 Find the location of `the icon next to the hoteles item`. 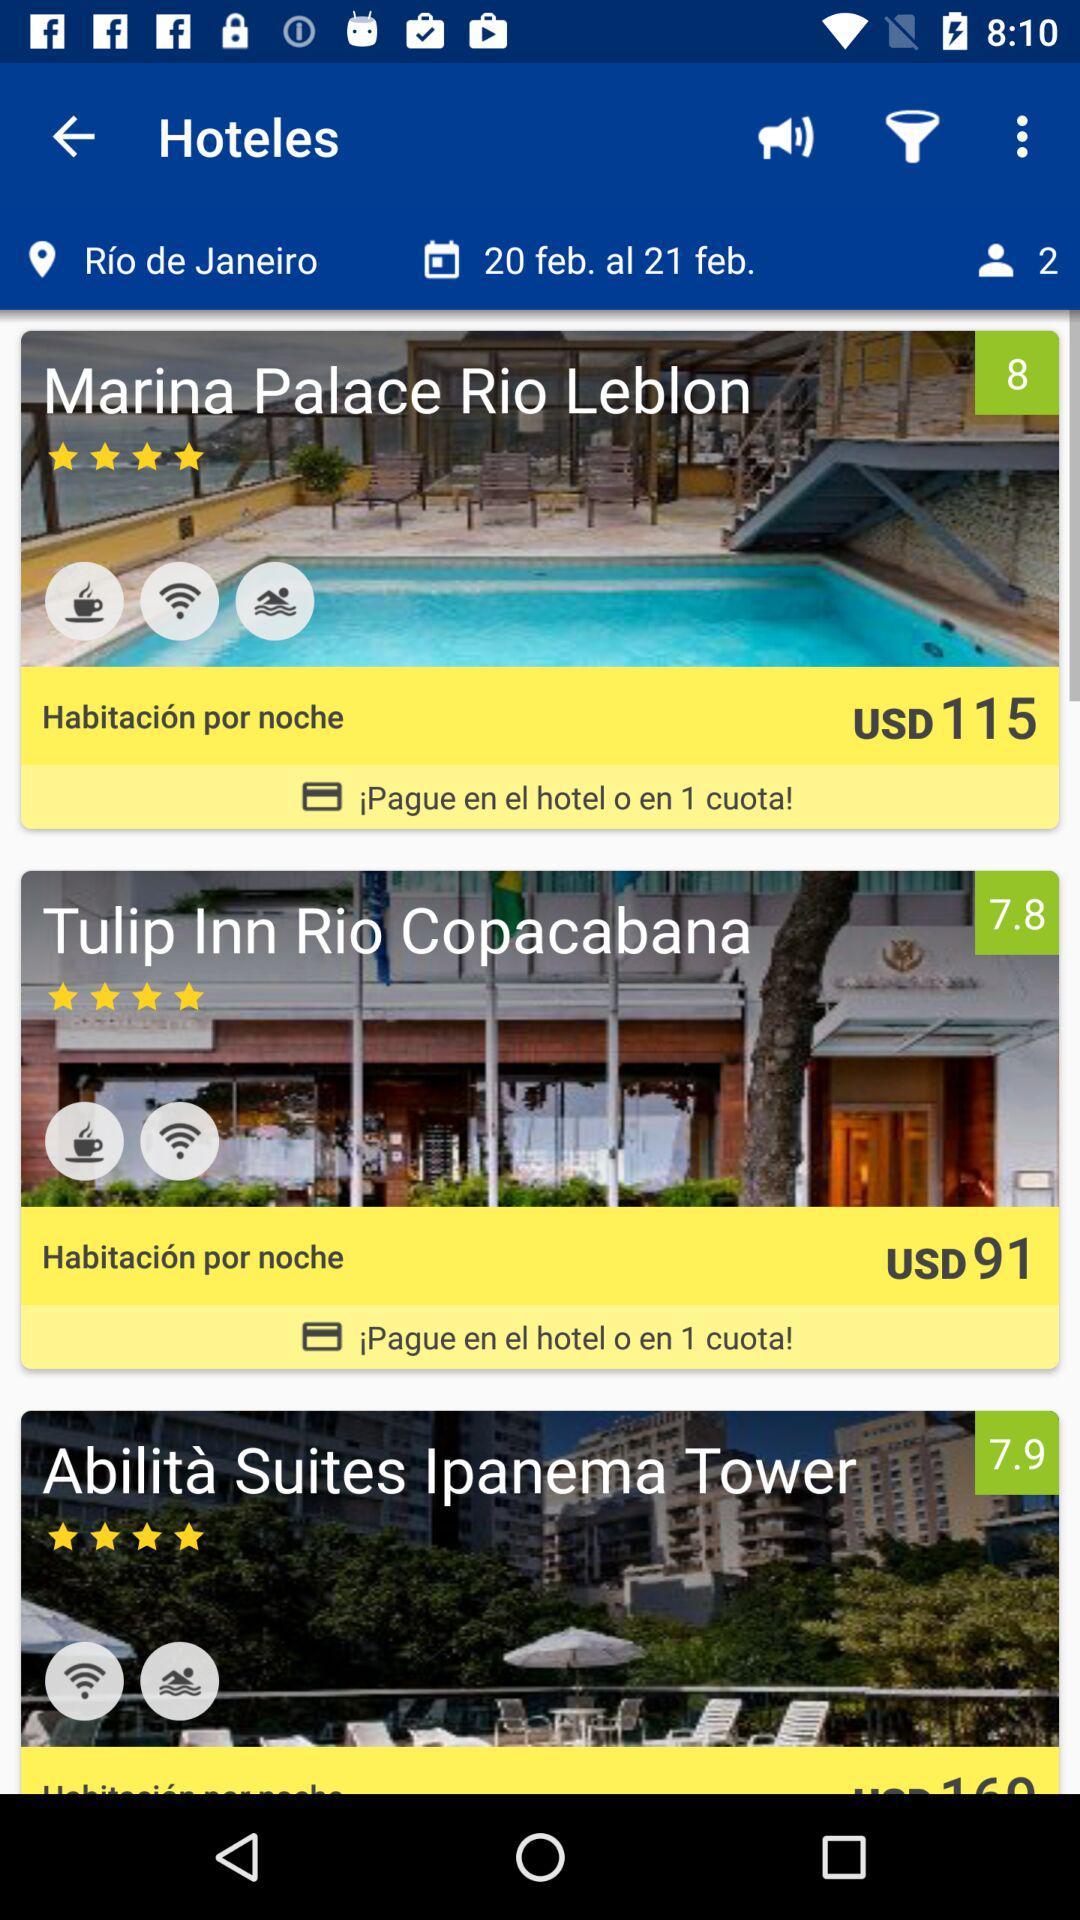

the icon next to the hoteles item is located at coordinates (72, 135).